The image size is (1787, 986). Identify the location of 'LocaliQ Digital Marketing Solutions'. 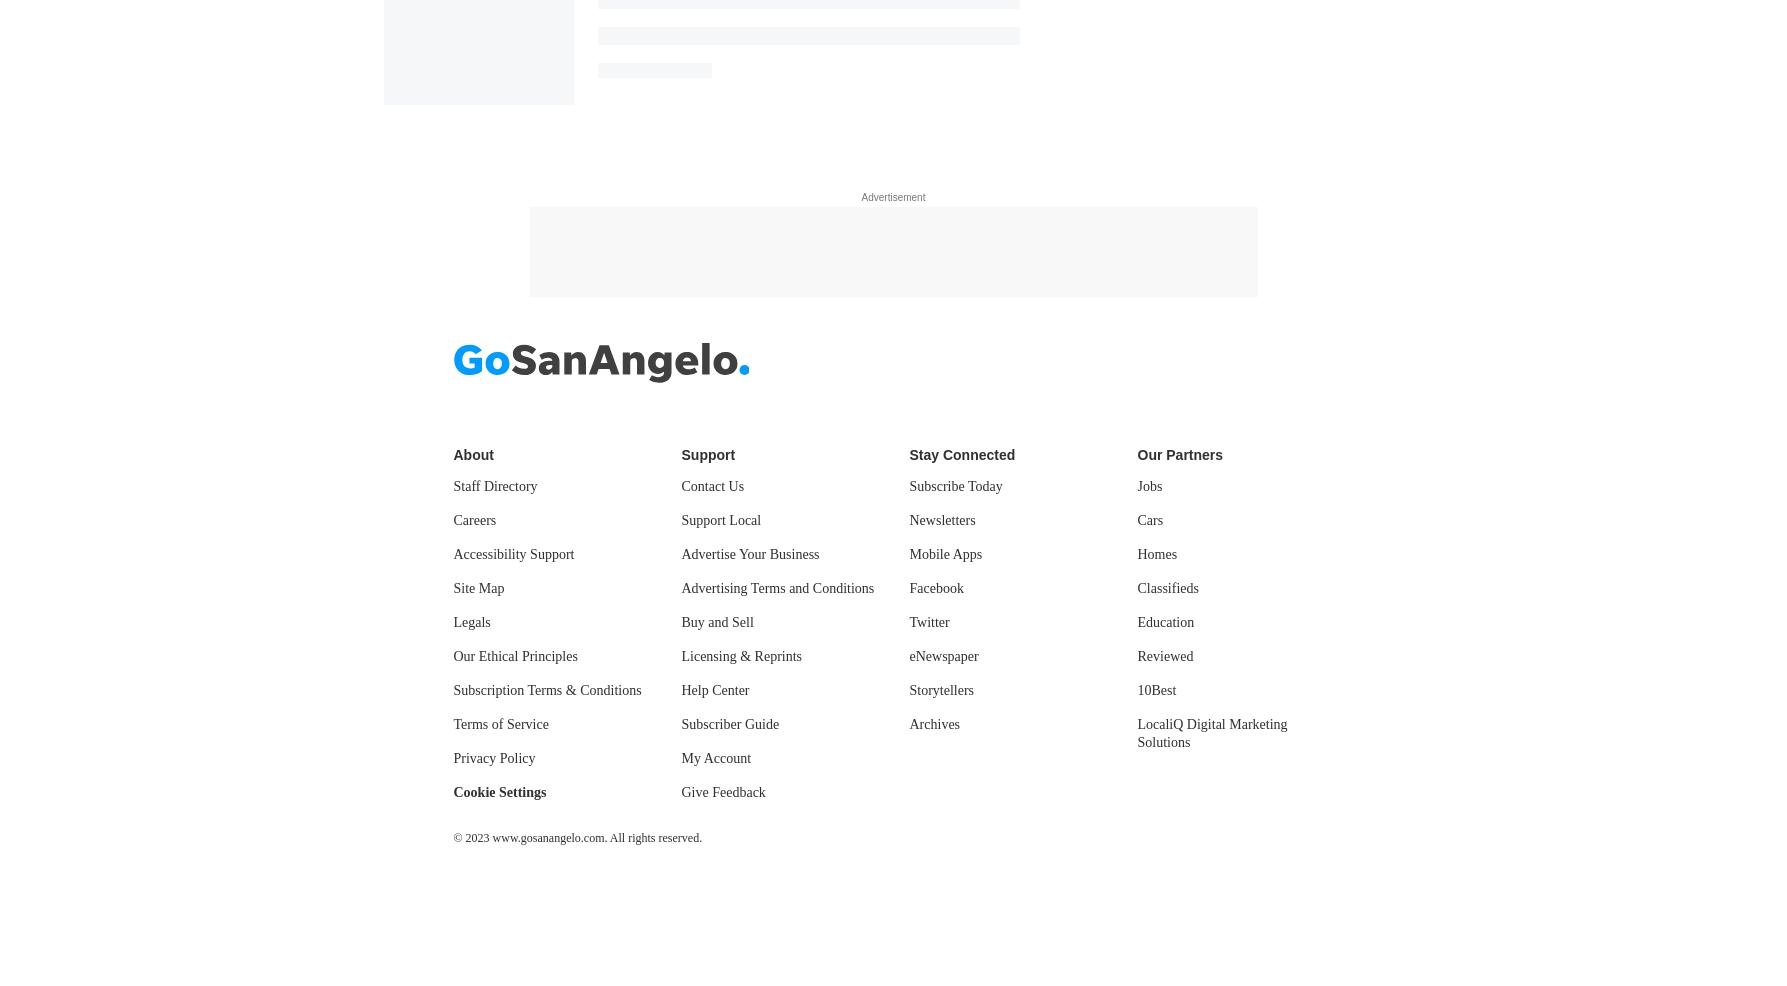
(1211, 731).